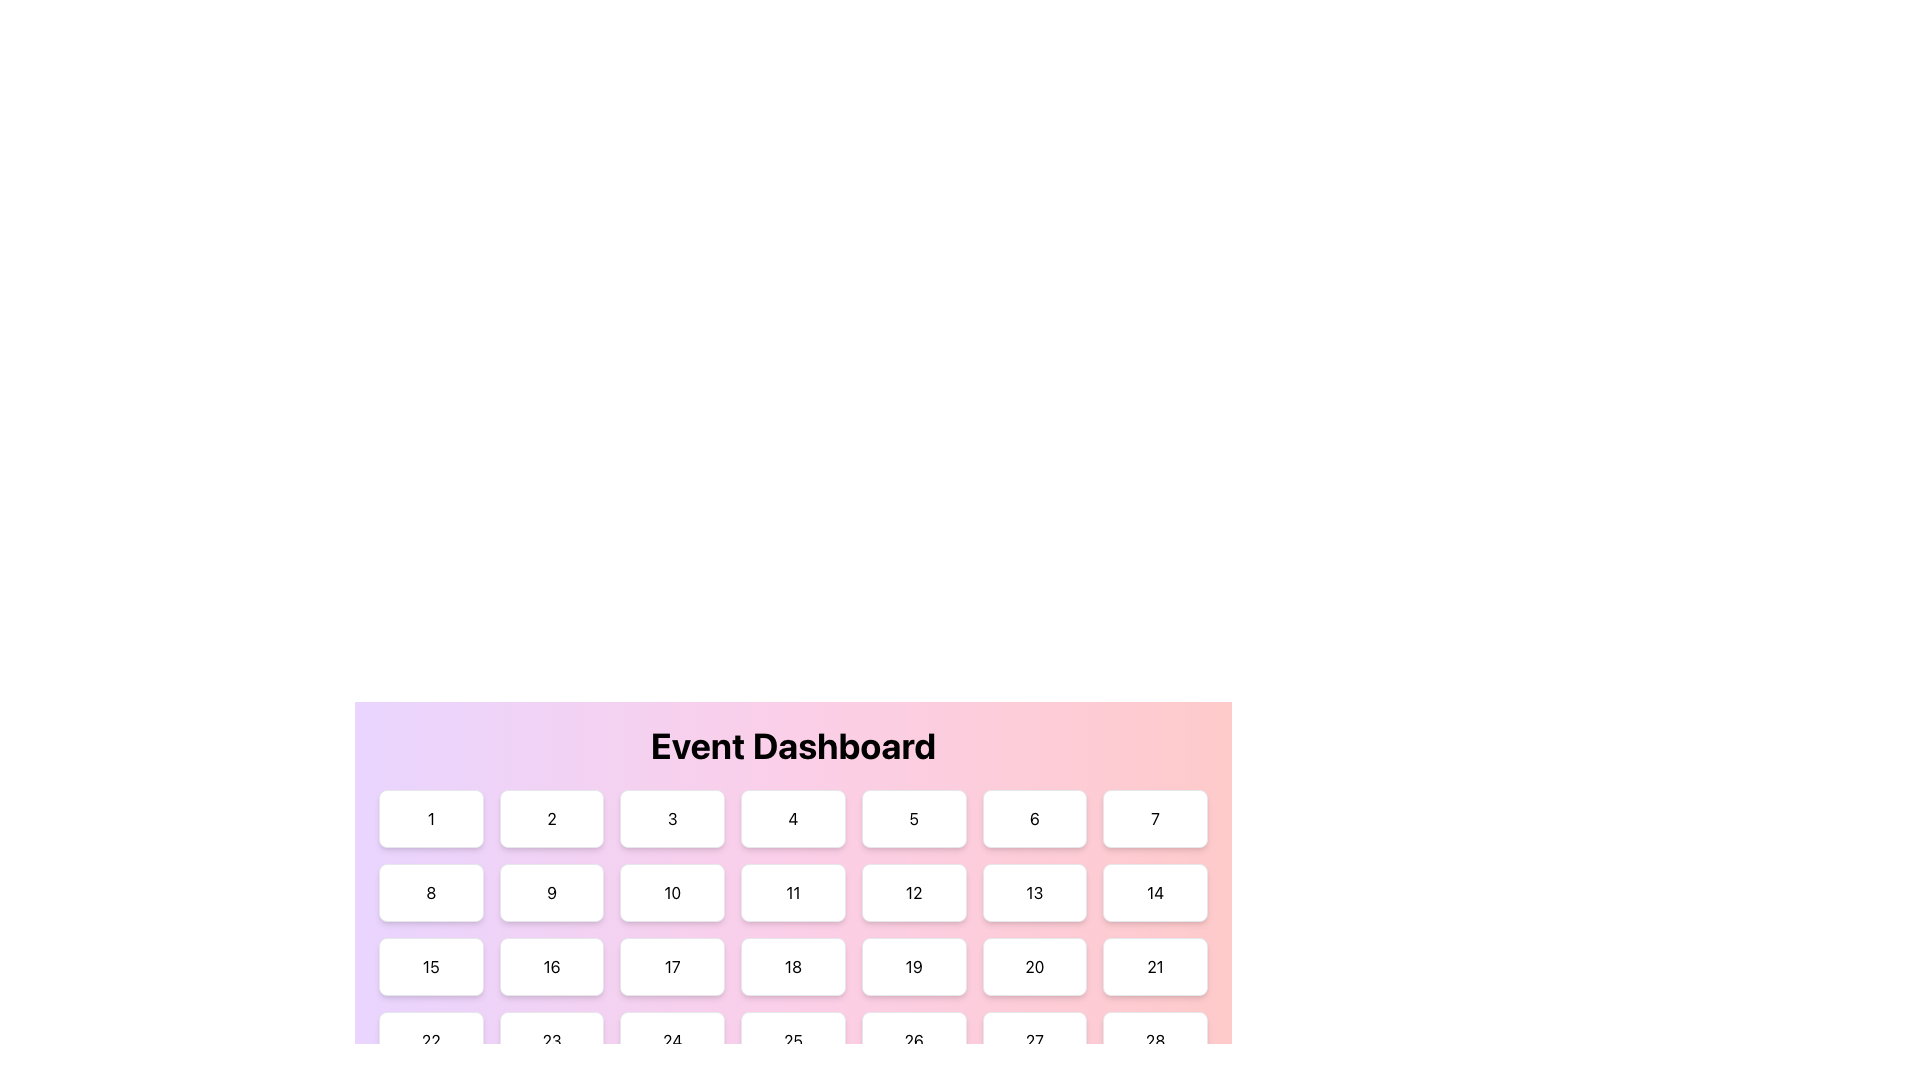 The height and width of the screenshot is (1080, 1920). Describe the element at coordinates (1033, 966) in the screenshot. I see `the white rectangular button with rounded corners displaying the number '20'` at that location.